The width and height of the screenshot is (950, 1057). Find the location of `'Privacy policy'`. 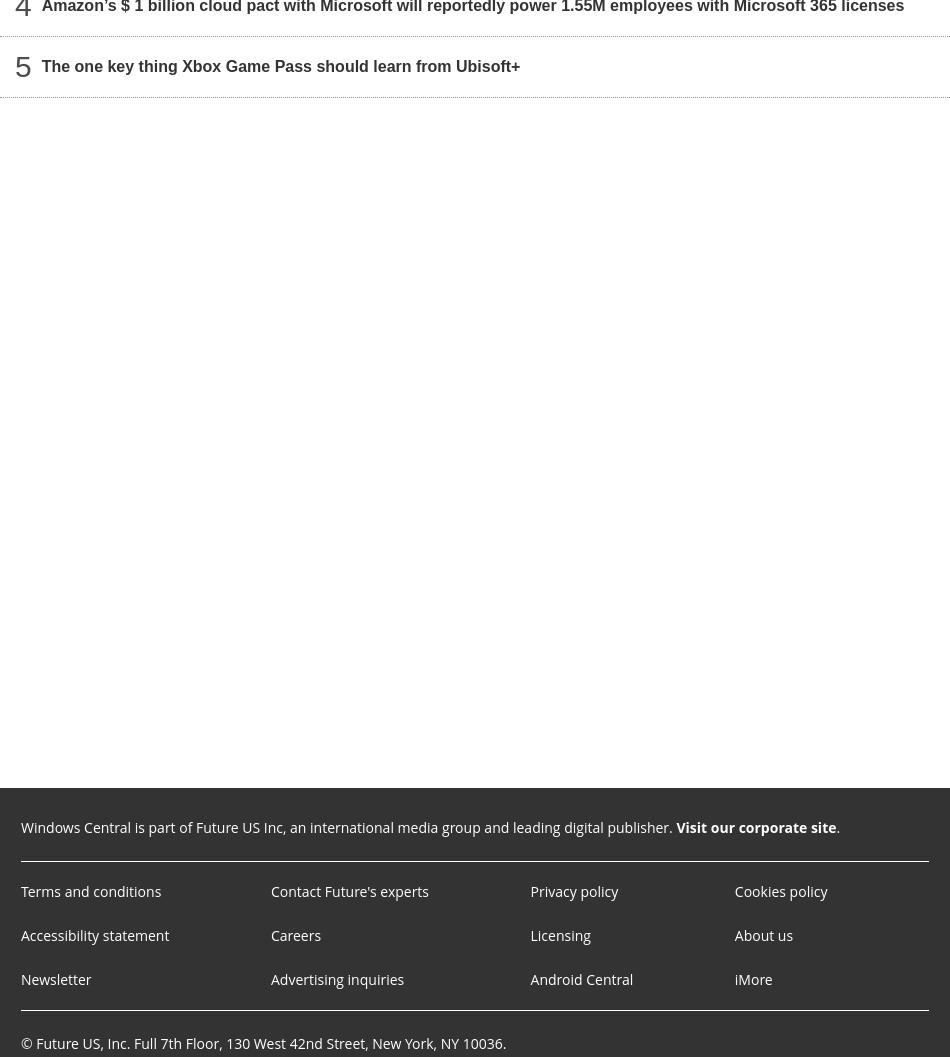

'Privacy policy' is located at coordinates (573, 890).